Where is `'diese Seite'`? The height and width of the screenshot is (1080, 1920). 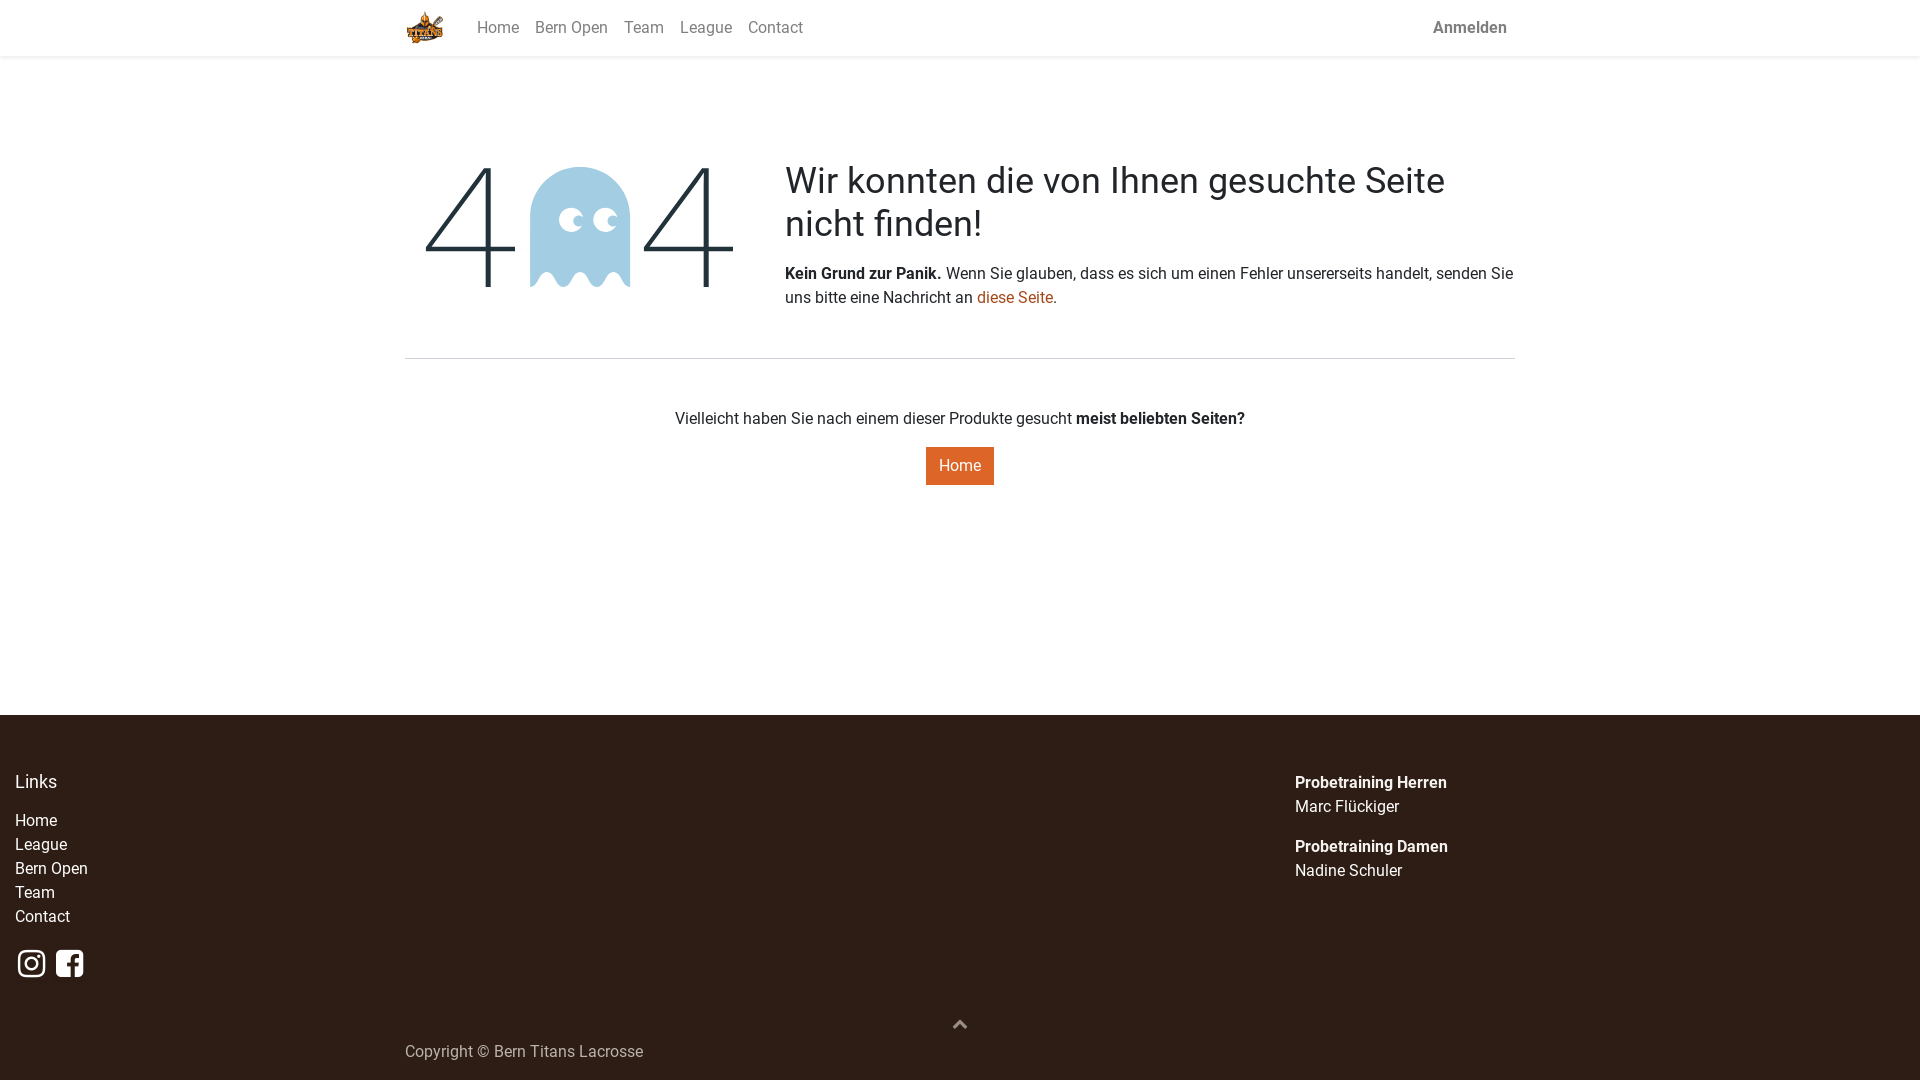
'diese Seite' is located at coordinates (1014, 297).